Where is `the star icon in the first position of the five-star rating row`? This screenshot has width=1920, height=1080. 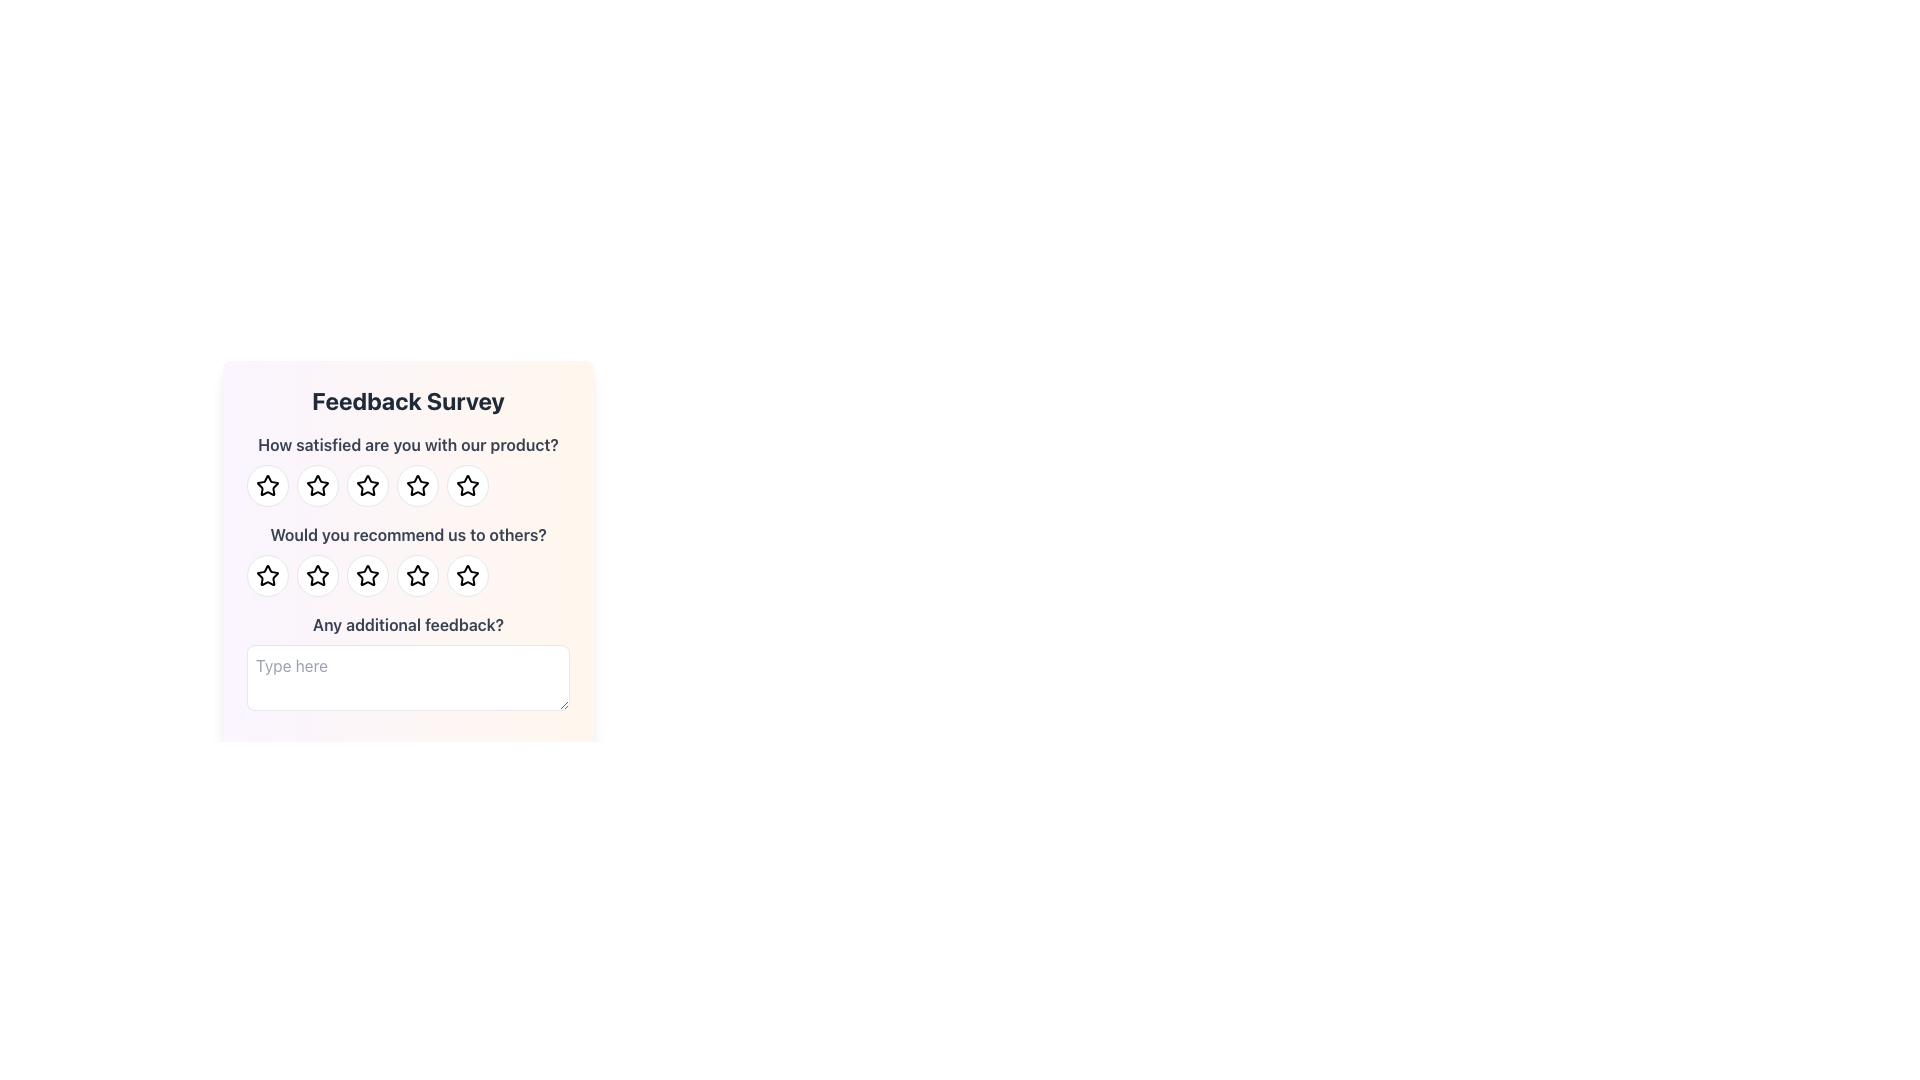 the star icon in the first position of the five-star rating row is located at coordinates (267, 486).